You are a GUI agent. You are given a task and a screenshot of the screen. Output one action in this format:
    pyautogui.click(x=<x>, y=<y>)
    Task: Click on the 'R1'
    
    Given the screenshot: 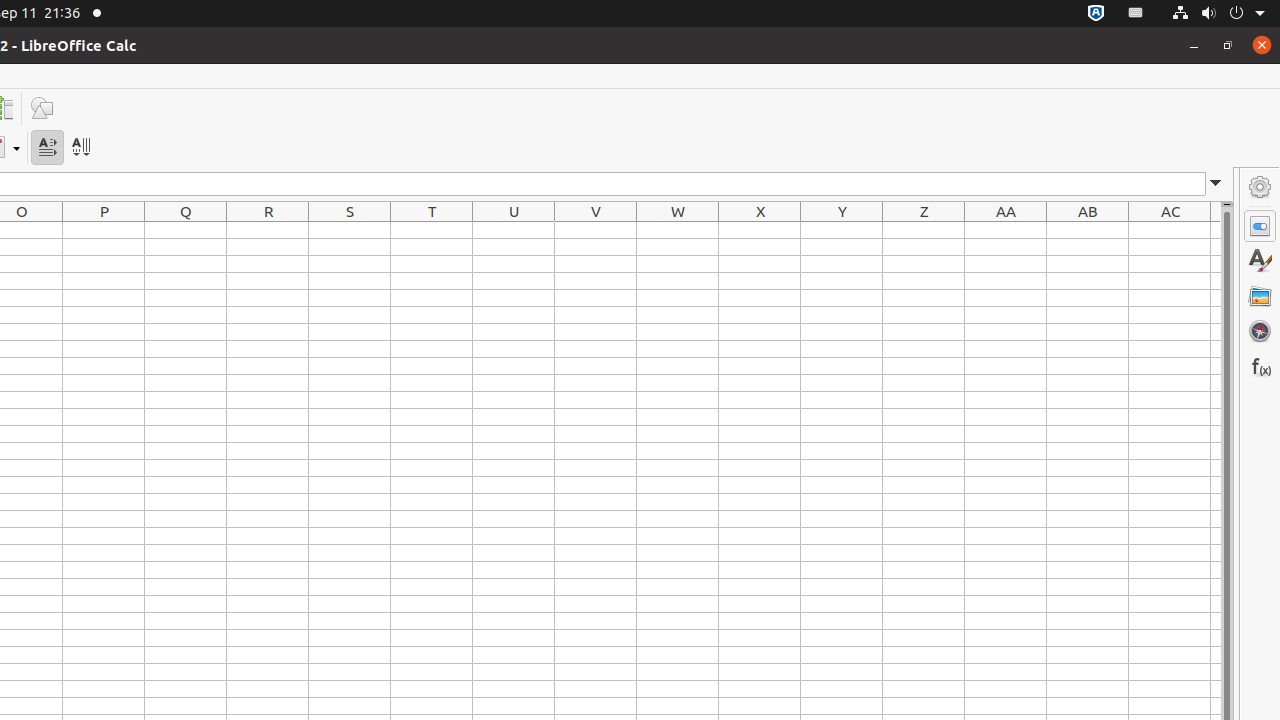 What is the action you would take?
    pyautogui.click(x=267, y=229)
    